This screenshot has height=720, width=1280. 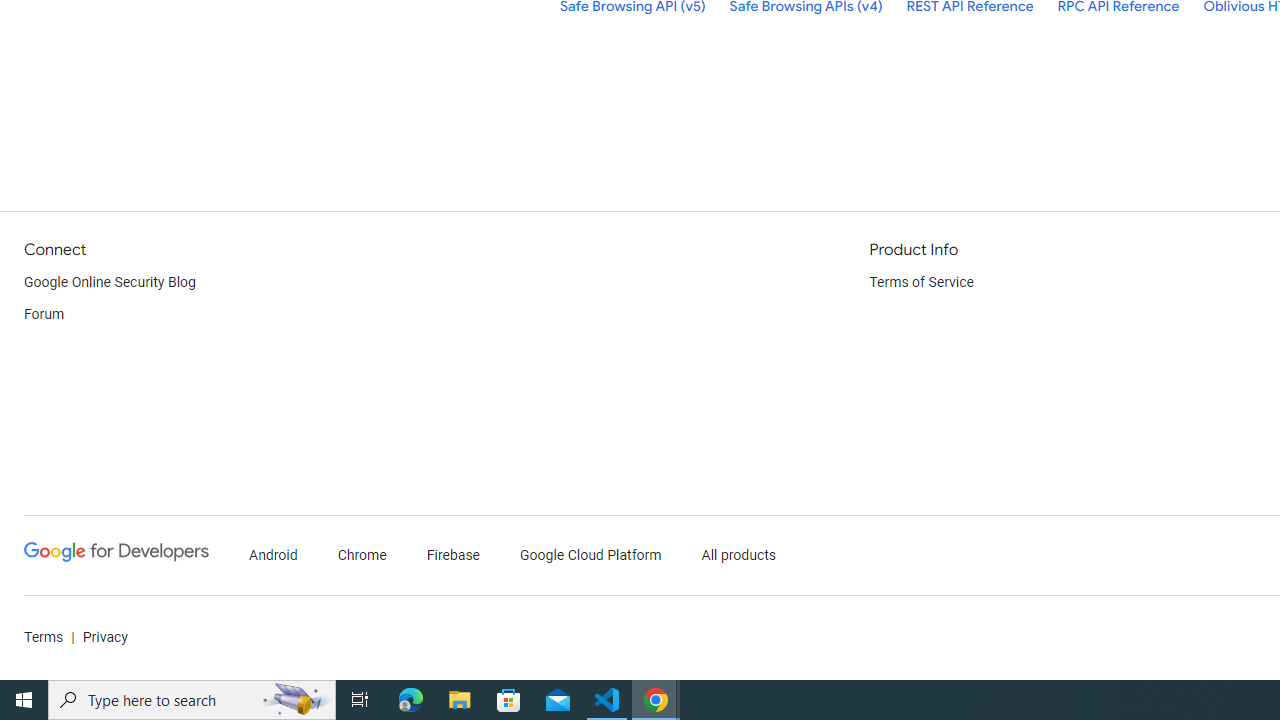 I want to click on 'All products', so click(x=738, y=555).